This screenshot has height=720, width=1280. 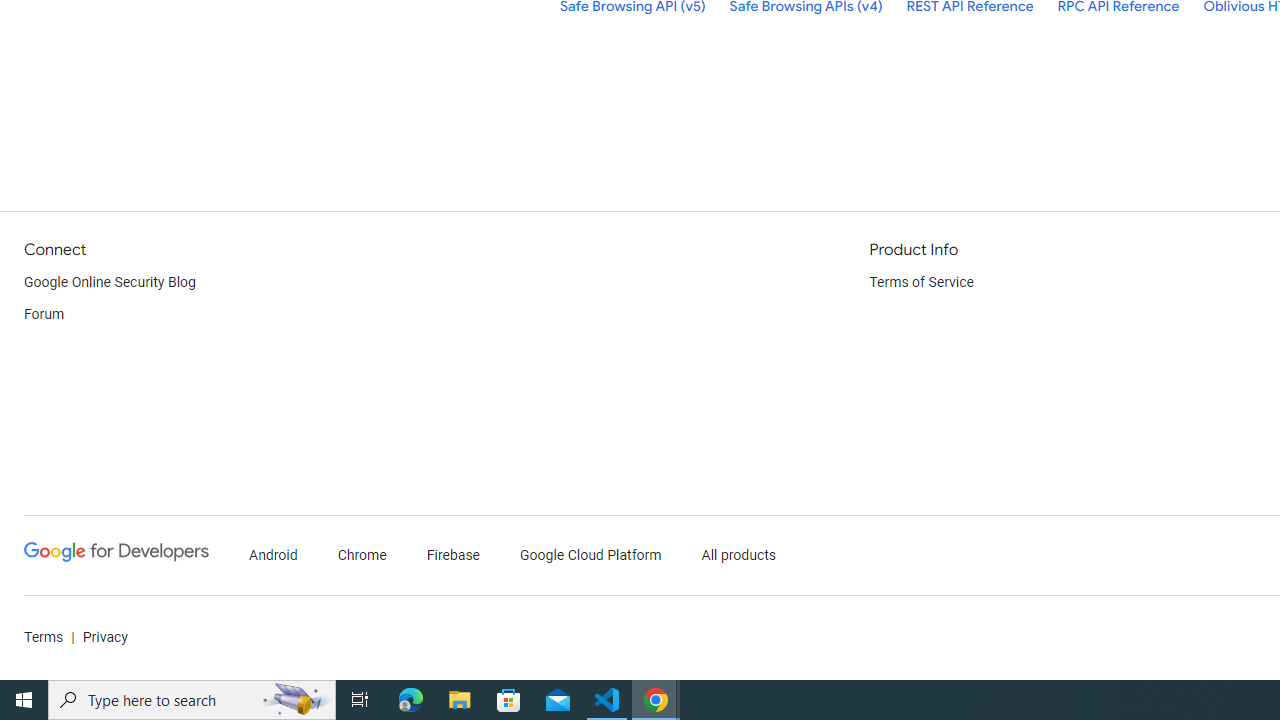 I want to click on 'All products', so click(x=738, y=555).